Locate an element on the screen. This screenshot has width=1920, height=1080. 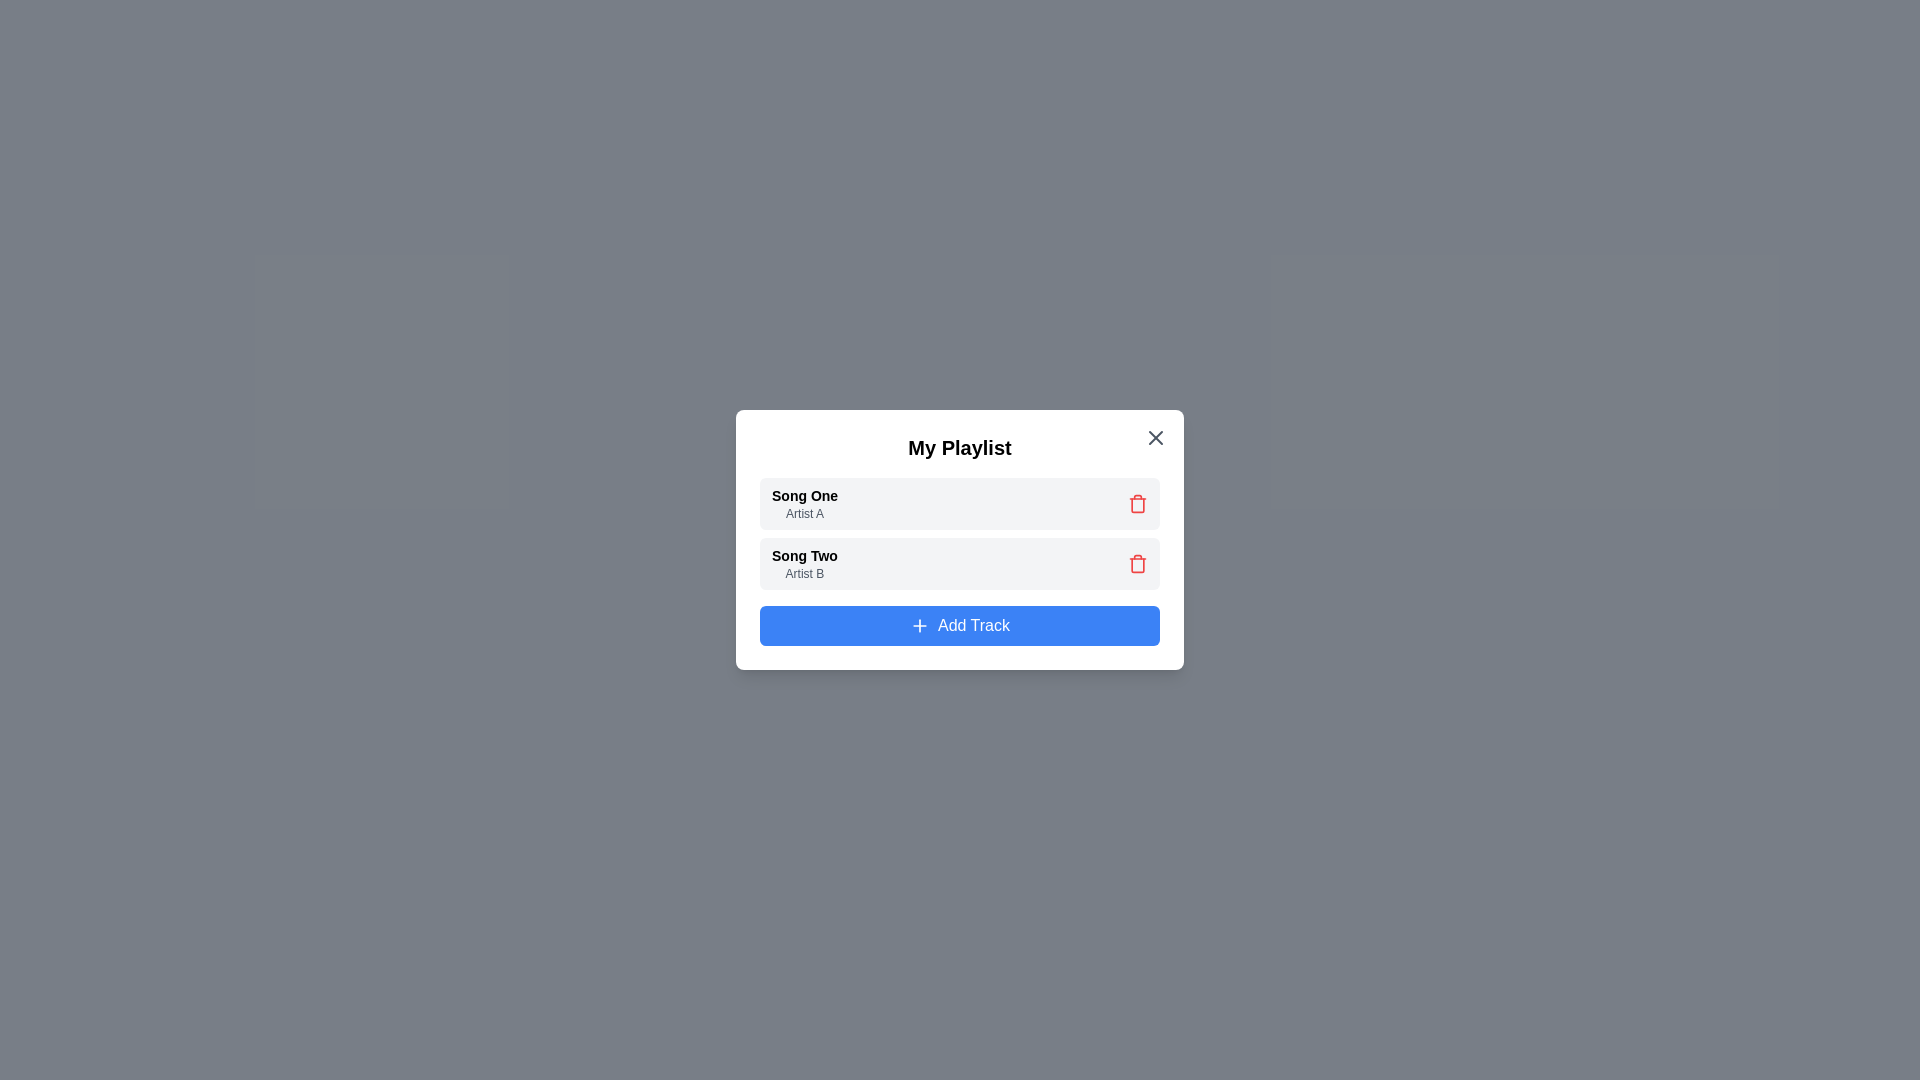
a song in the playlist manager dialog box is located at coordinates (960, 540).